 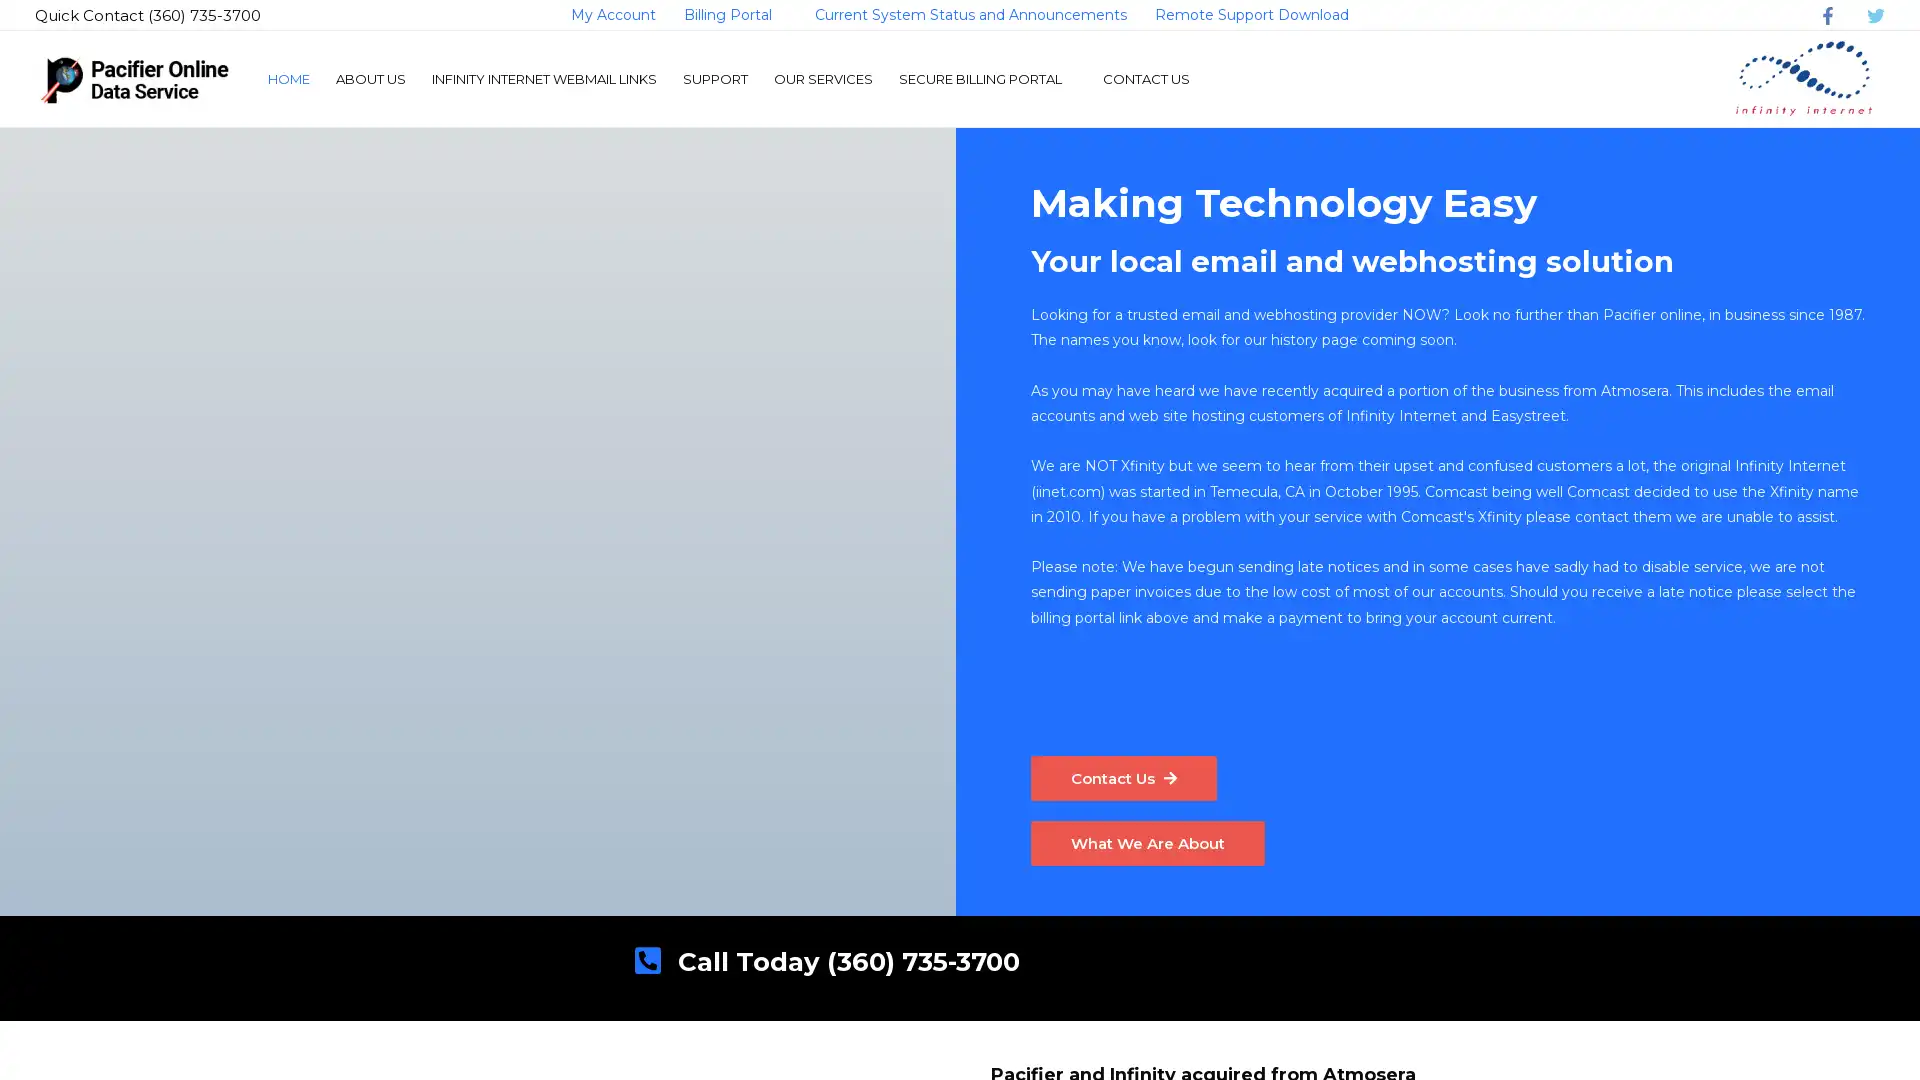 What do you see at coordinates (1127, 778) in the screenshot?
I see `Contact Us` at bounding box center [1127, 778].